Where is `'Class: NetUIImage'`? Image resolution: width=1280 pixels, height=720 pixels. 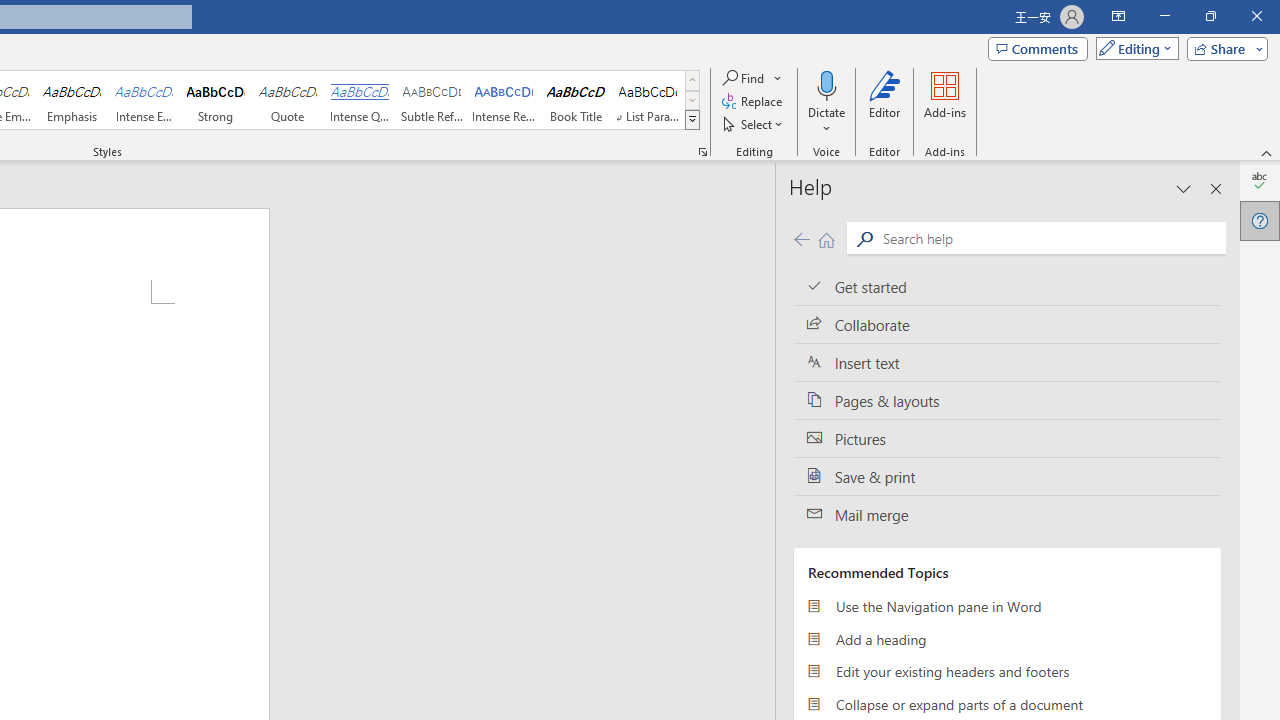 'Class: NetUIImage' is located at coordinates (693, 119).